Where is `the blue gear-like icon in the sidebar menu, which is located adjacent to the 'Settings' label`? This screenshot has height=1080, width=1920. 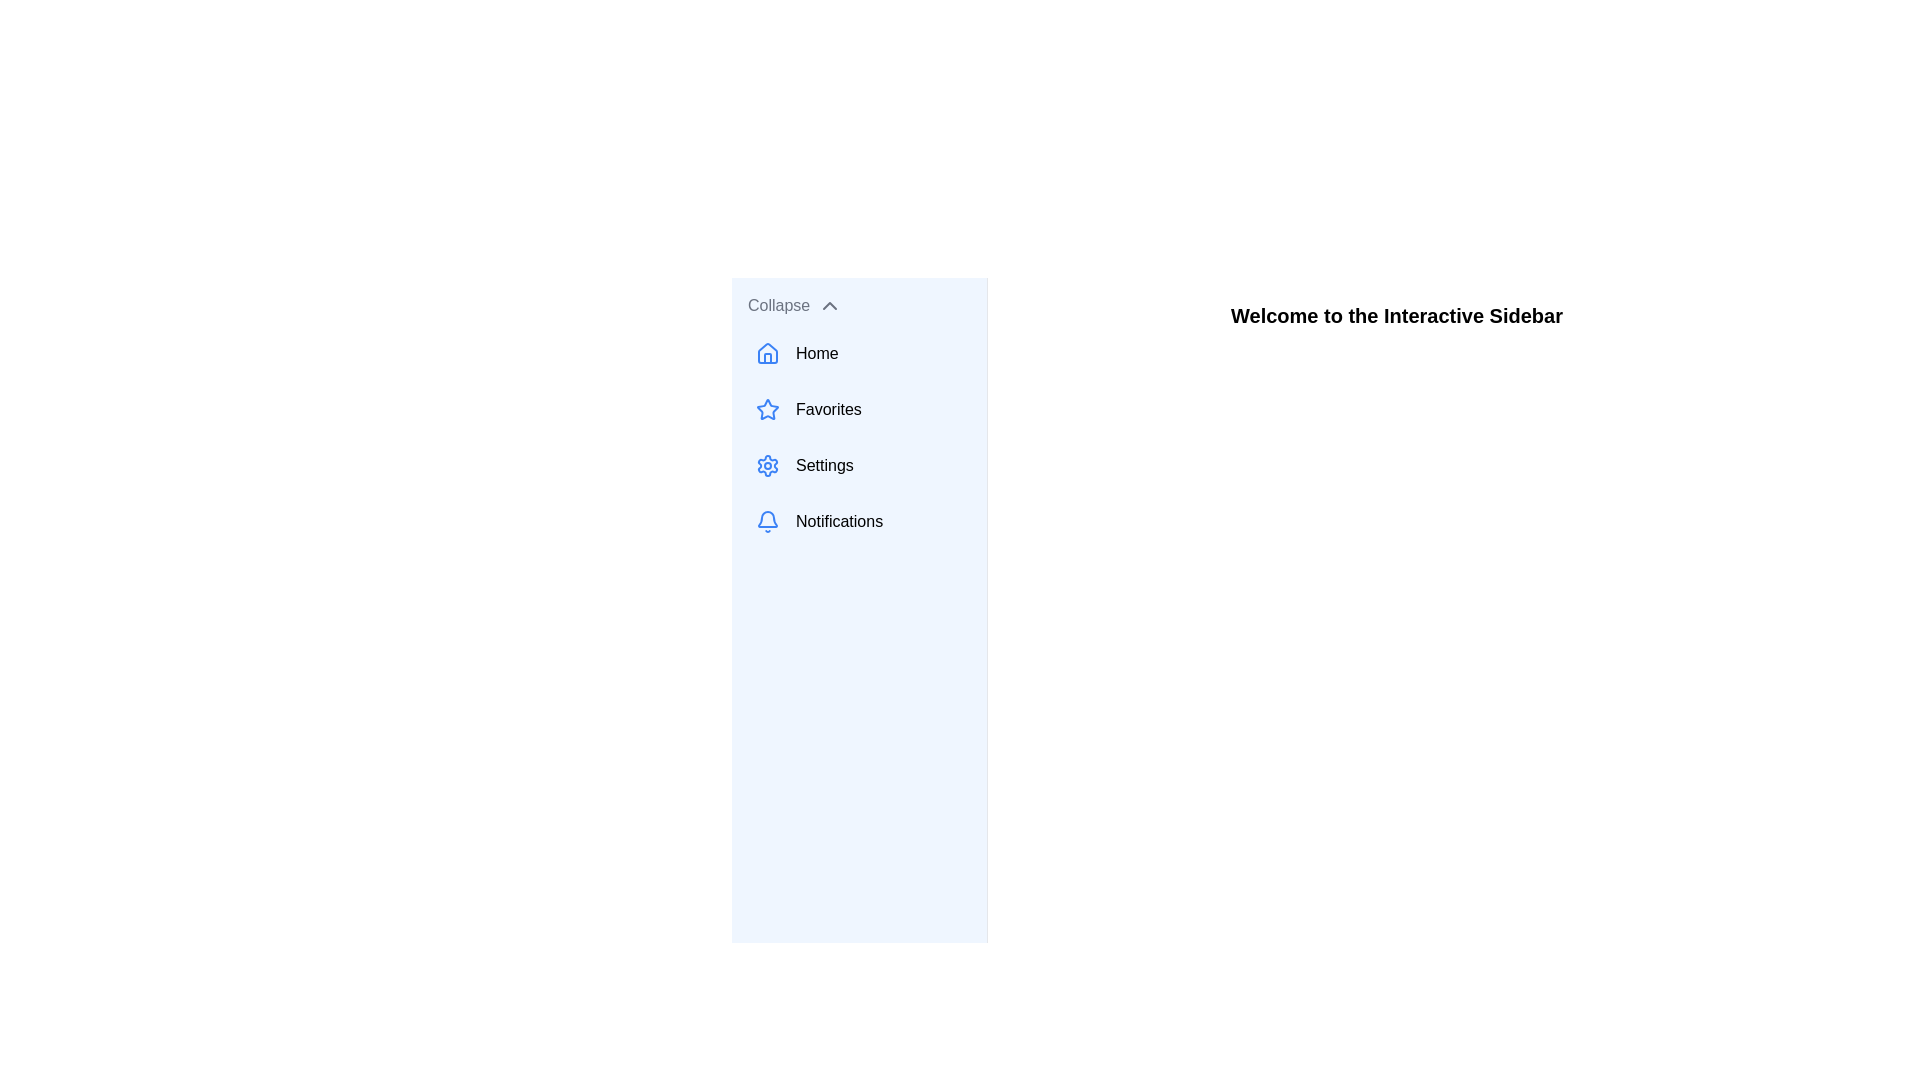 the blue gear-like icon in the sidebar menu, which is located adjacent to the 'Settings' label is located at coordinates (767, 466).